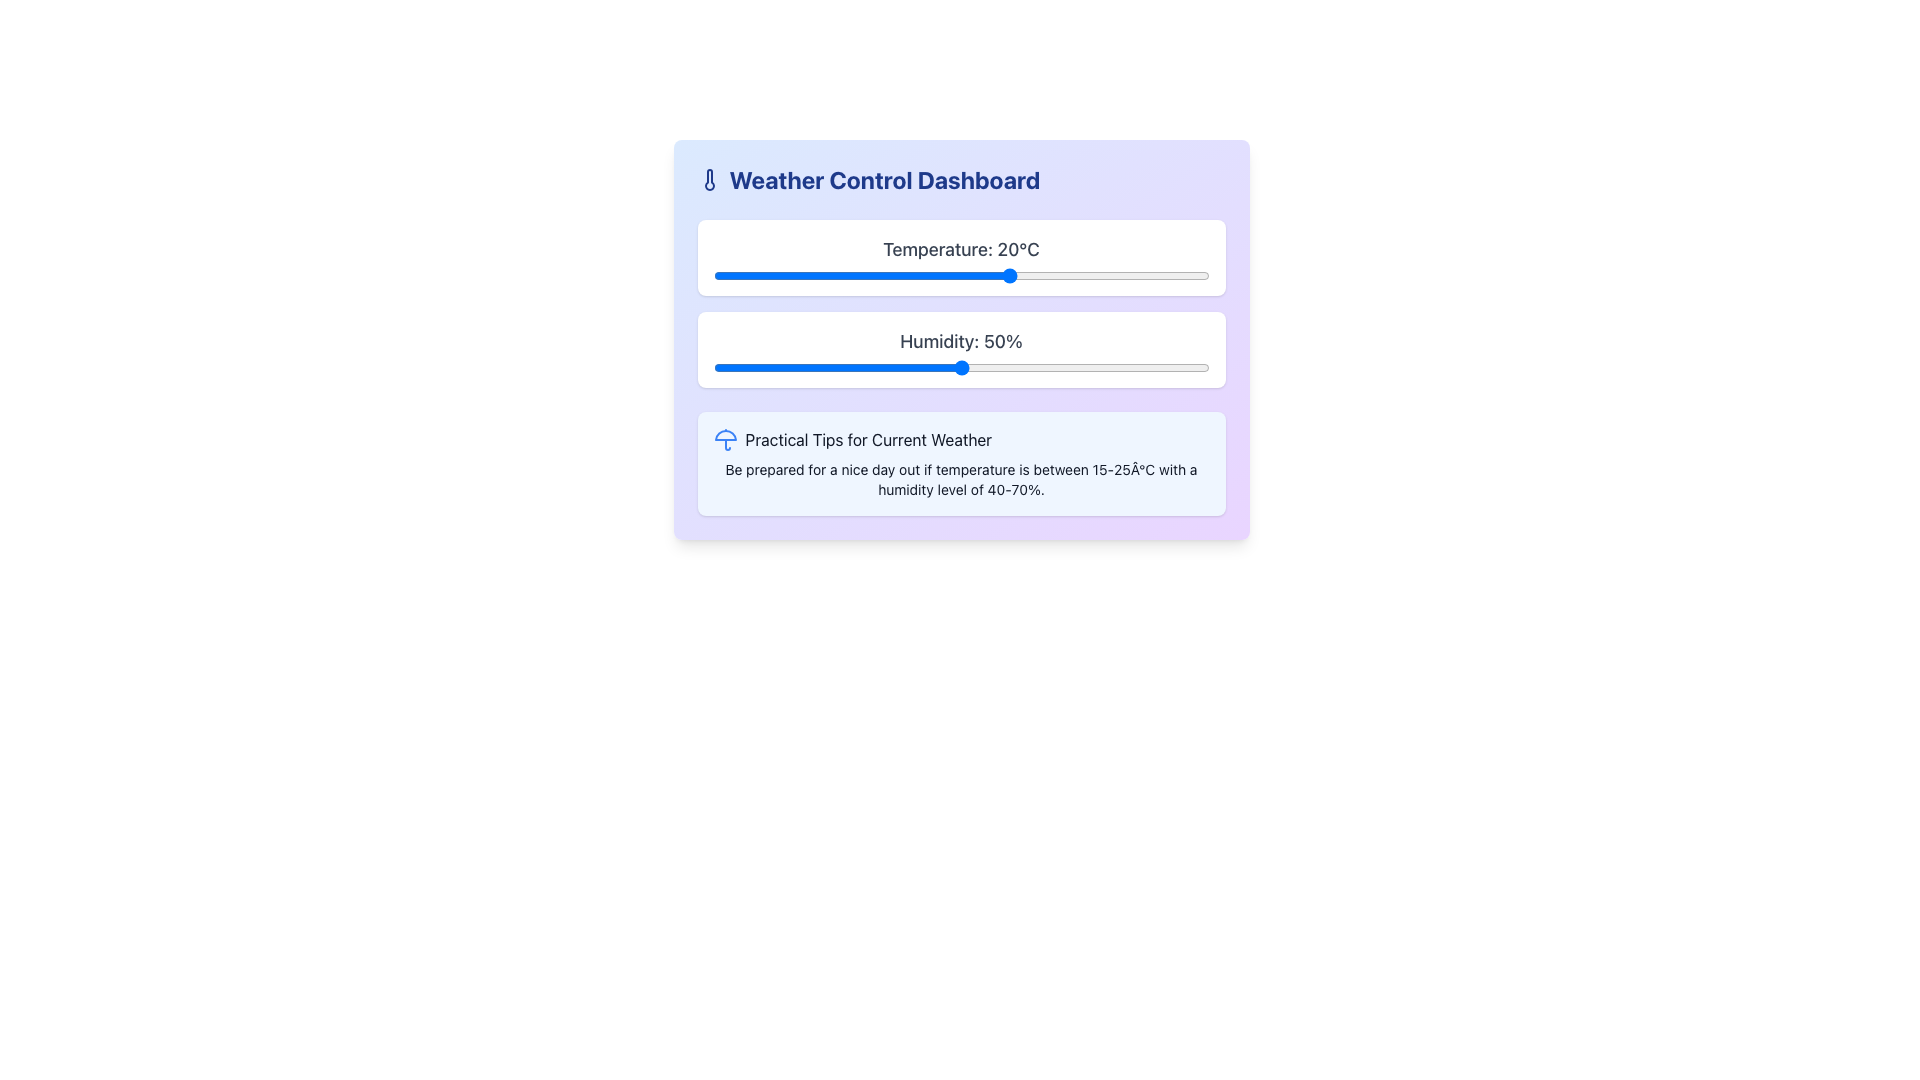 The width and height of the screenshot is (1920, 1080). I want to click on the humidity, so click(1164, 367).